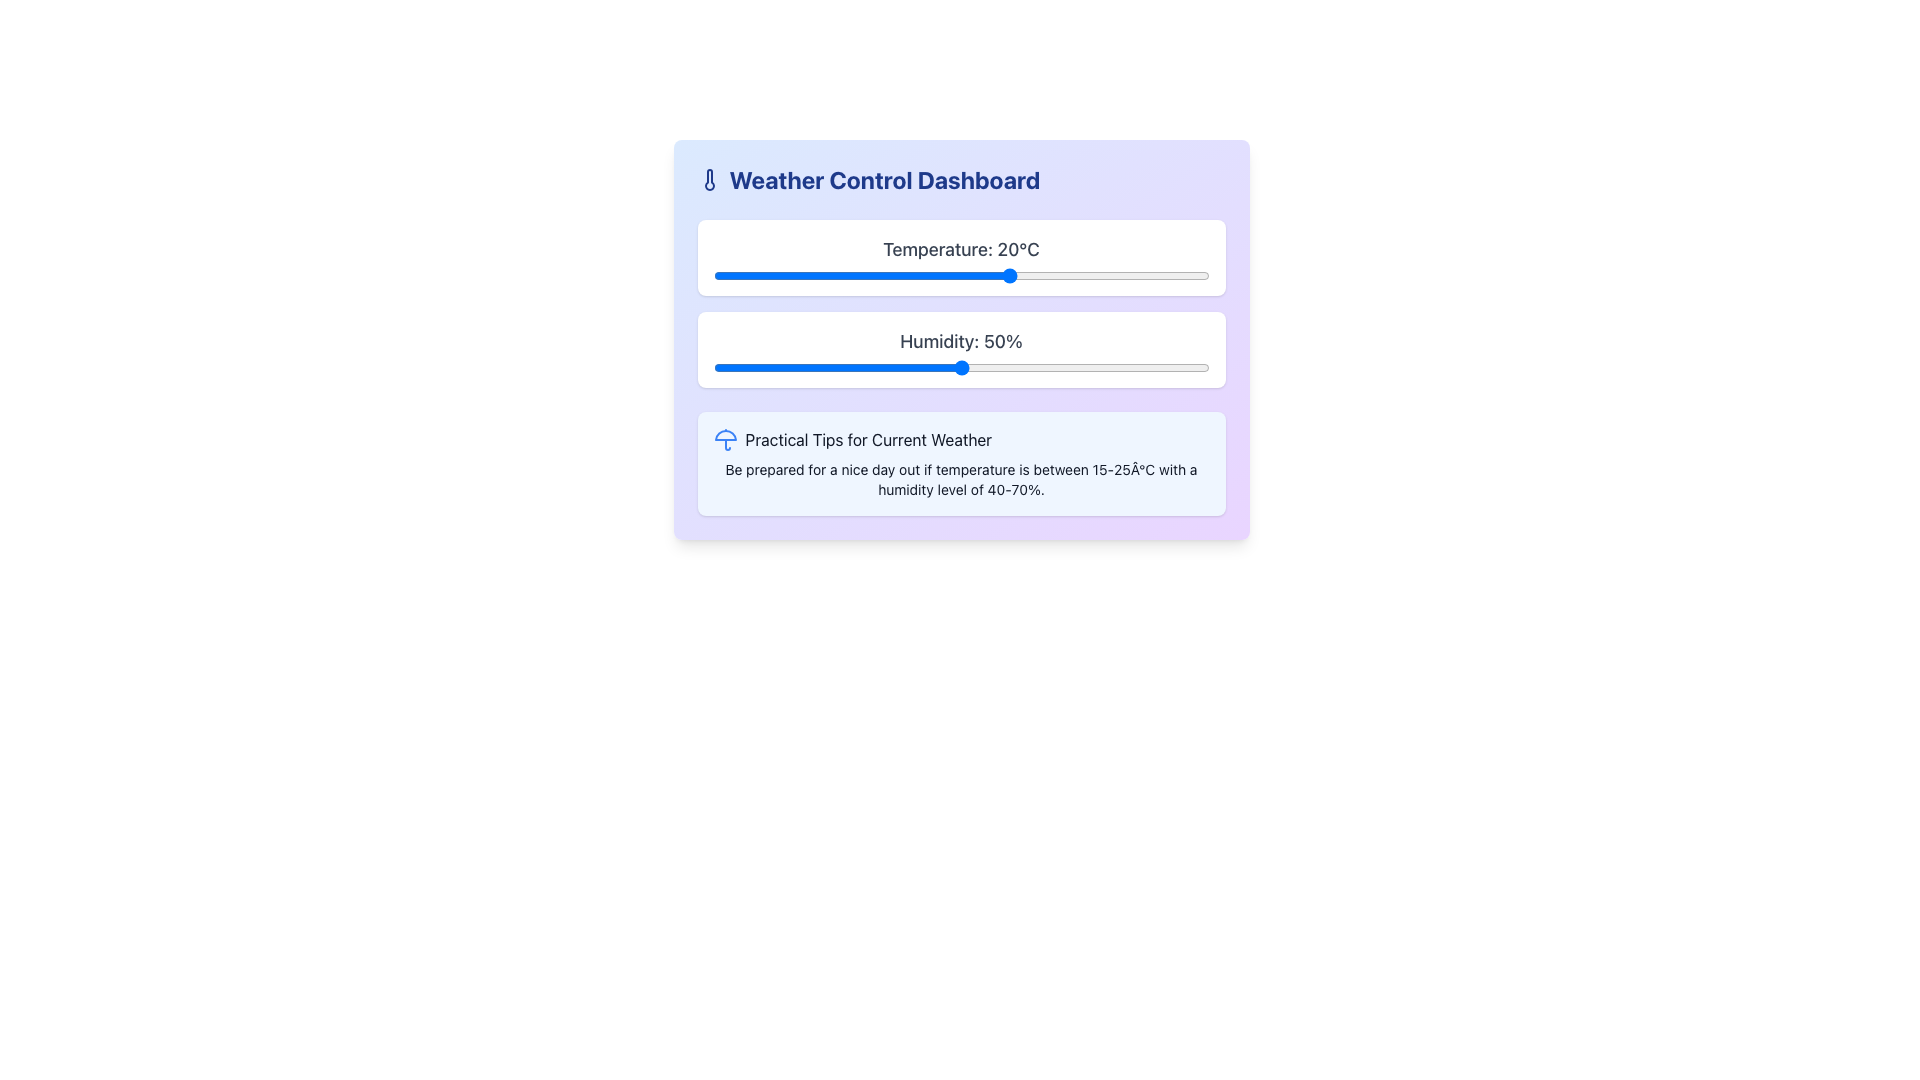 The width and height of the screenshot is (1920, 1080). I want to click on the humidity, so click(1164, 367).